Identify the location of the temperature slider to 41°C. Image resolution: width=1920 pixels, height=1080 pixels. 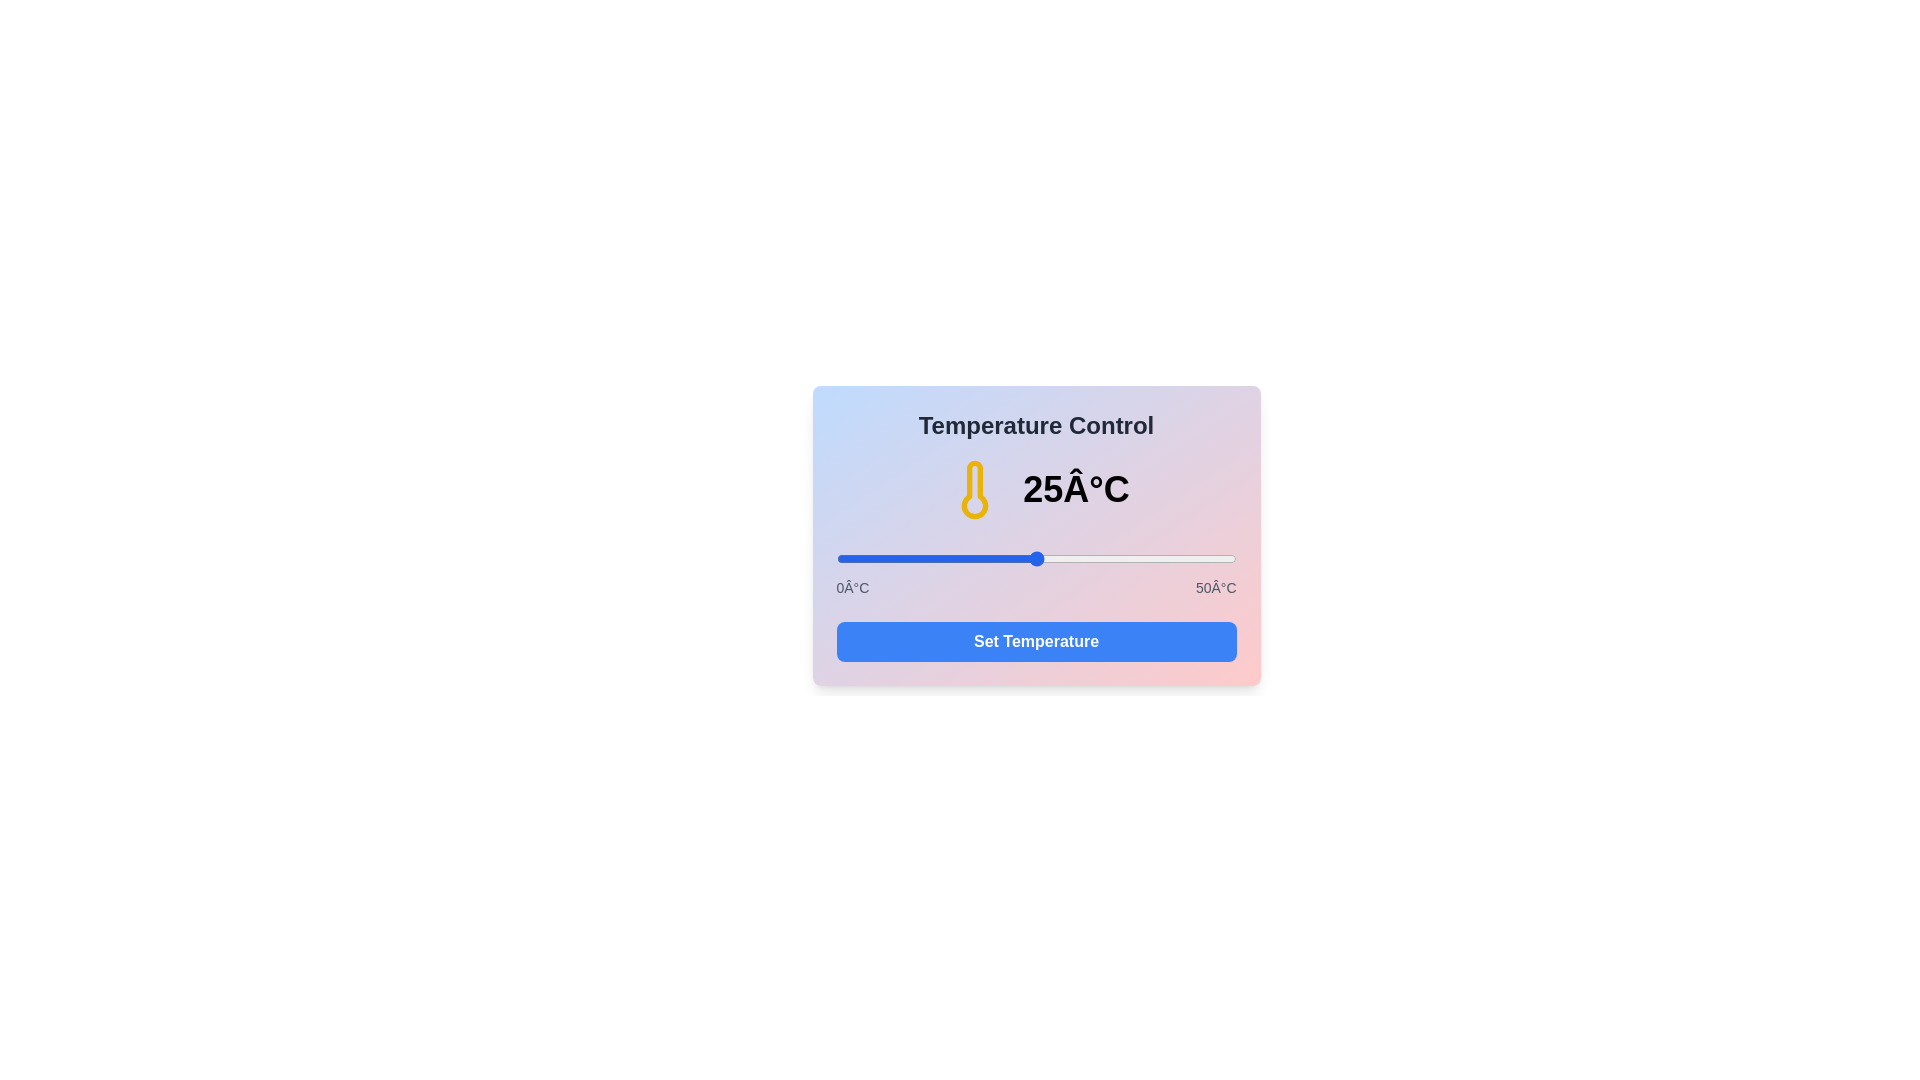
(1164, 559).